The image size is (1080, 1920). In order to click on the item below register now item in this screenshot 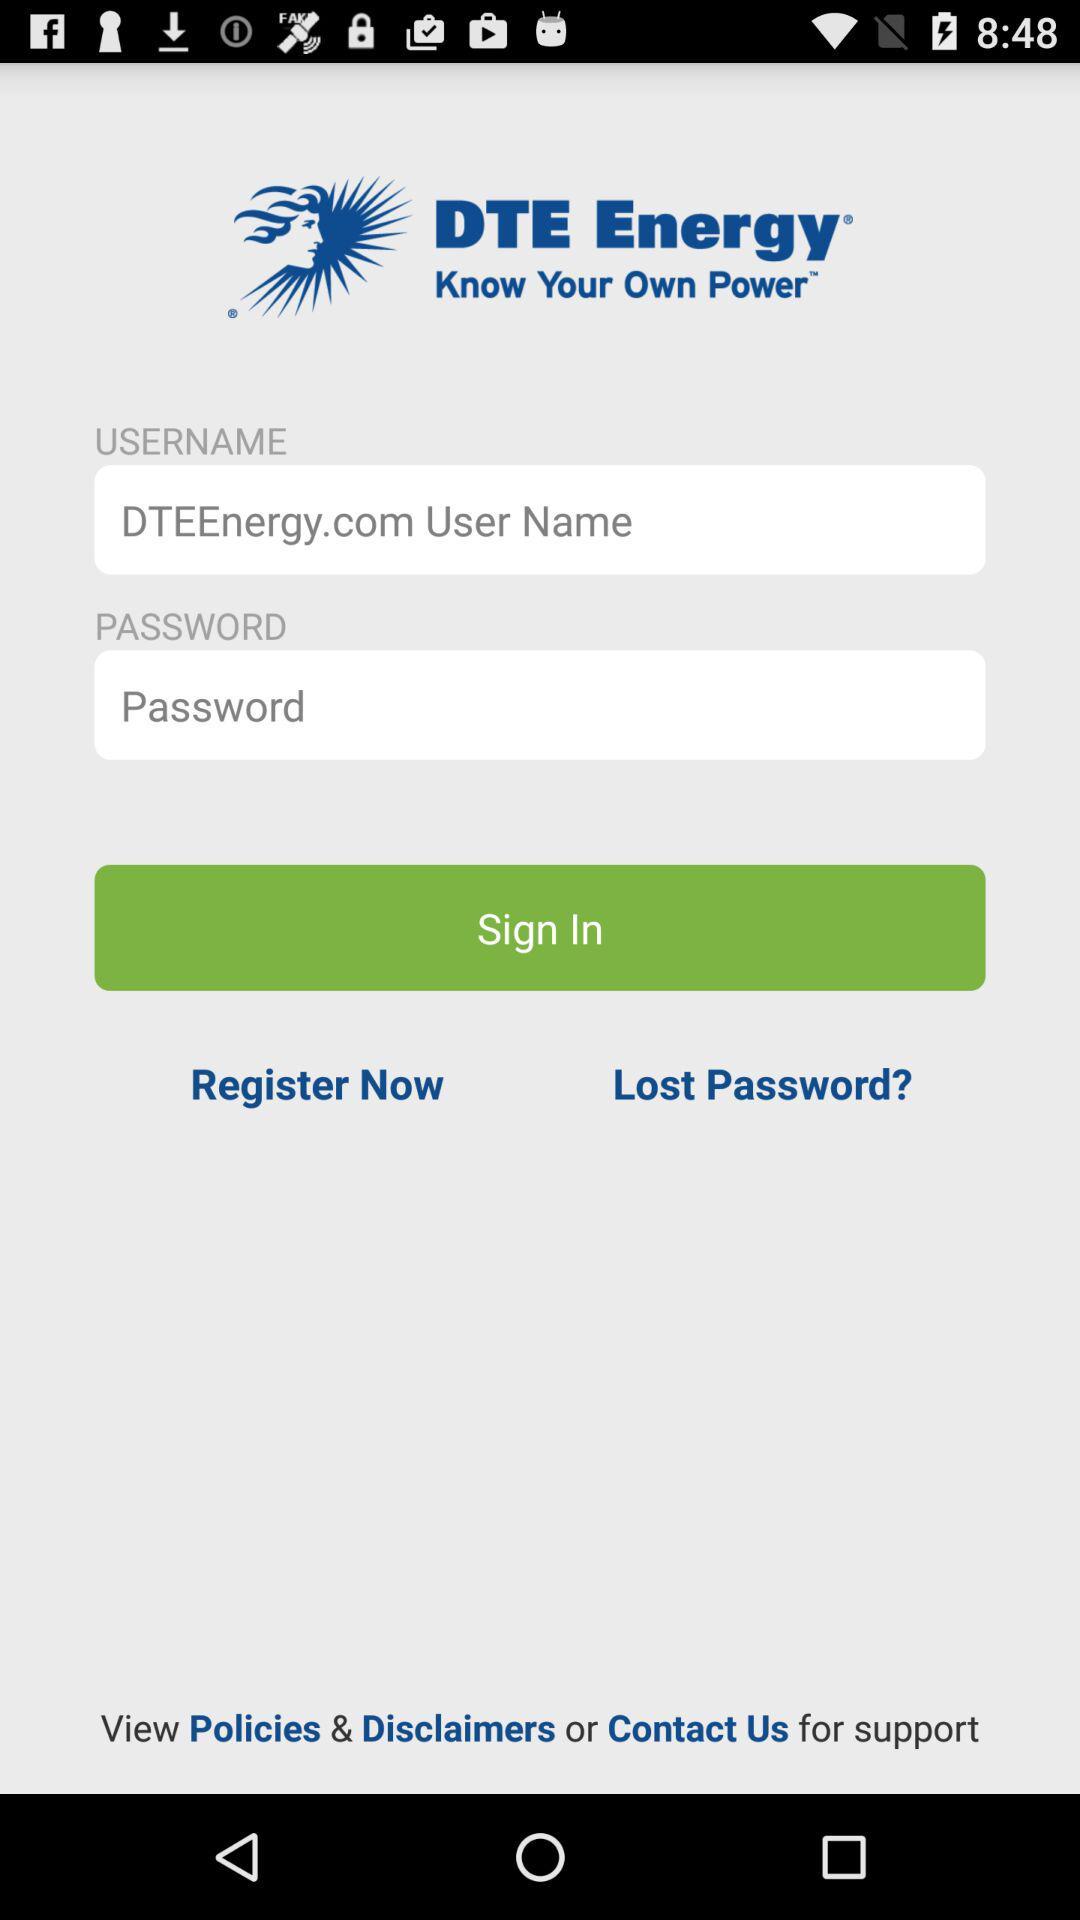, I will do `click(540, 1726)`.